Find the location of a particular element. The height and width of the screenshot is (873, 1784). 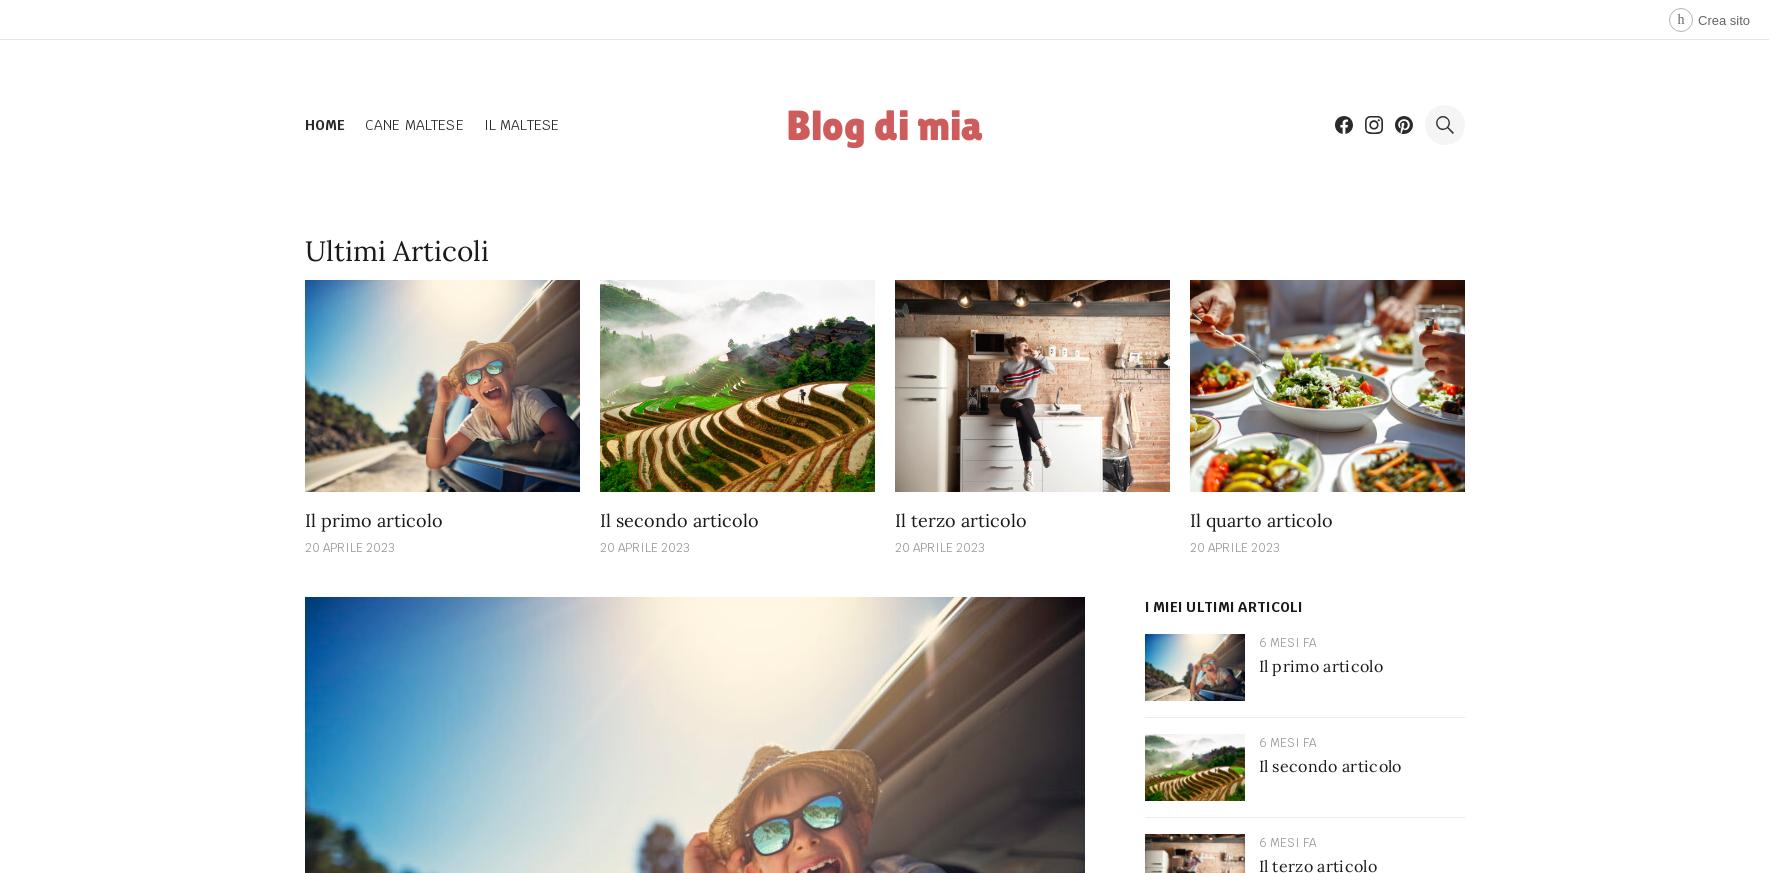

'Home' is located at coordinates (303, 123).